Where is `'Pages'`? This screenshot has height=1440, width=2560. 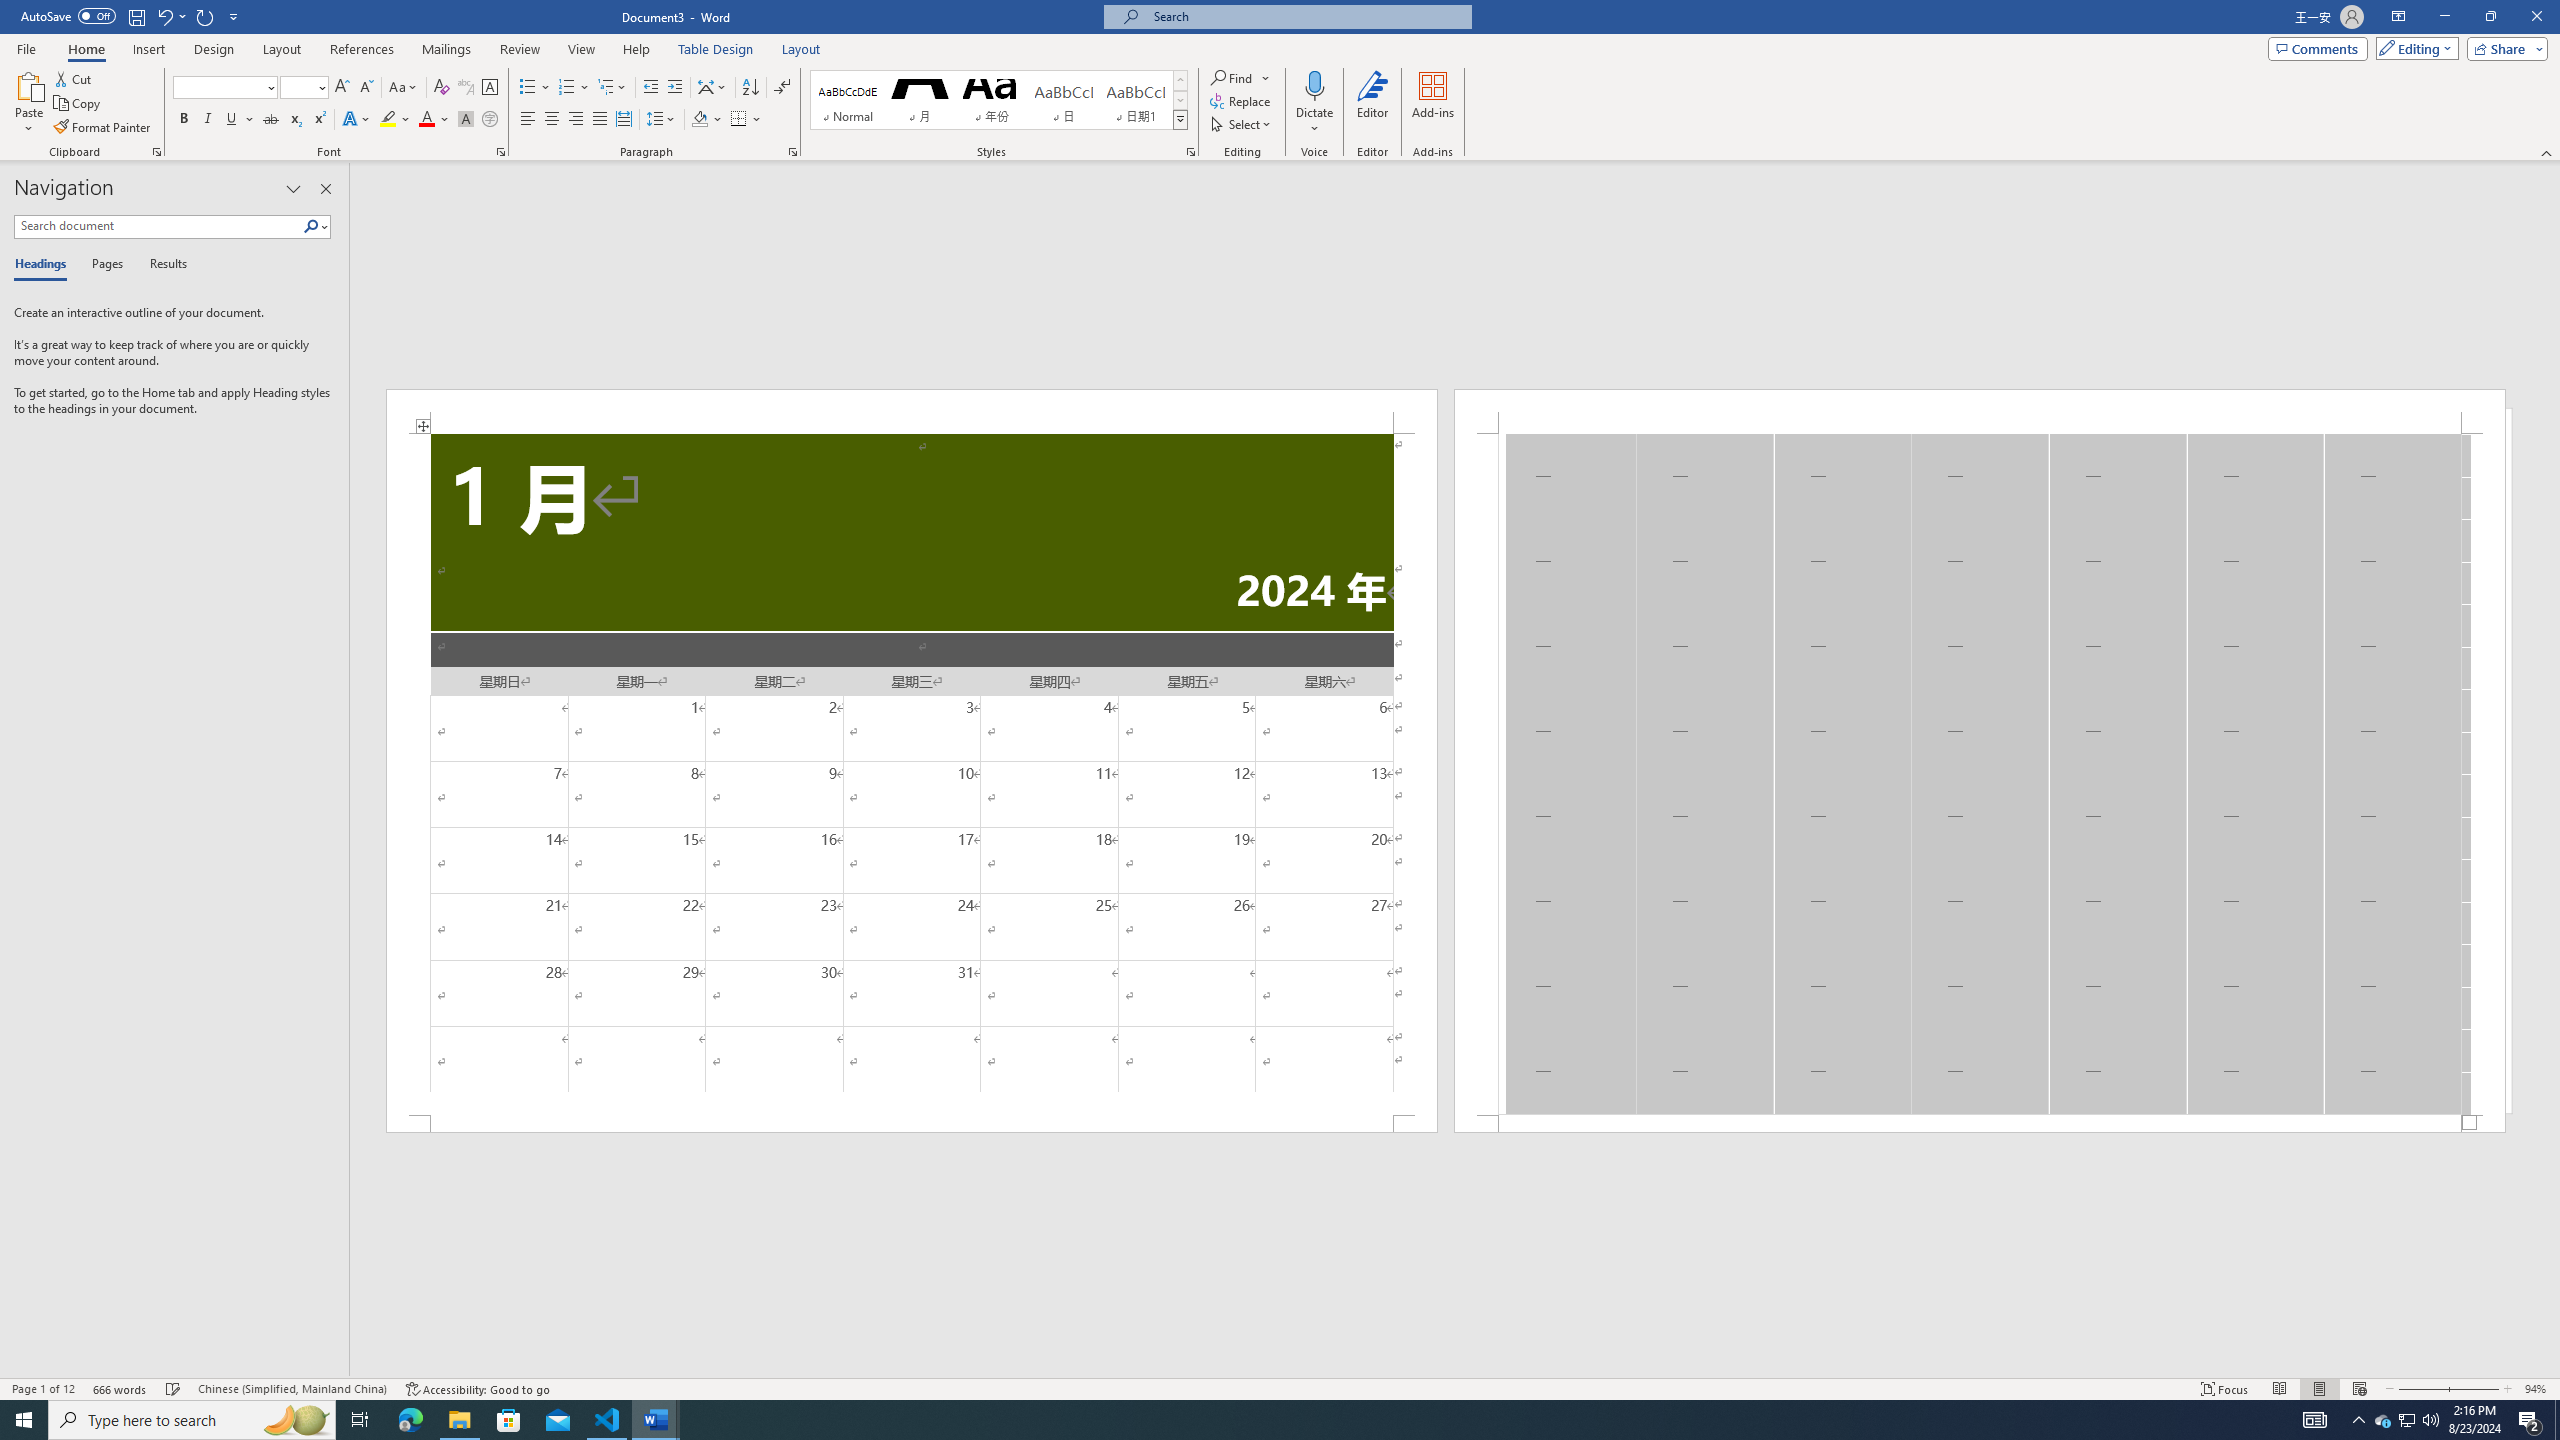 'Pages' is located at coordinates (103, 264).